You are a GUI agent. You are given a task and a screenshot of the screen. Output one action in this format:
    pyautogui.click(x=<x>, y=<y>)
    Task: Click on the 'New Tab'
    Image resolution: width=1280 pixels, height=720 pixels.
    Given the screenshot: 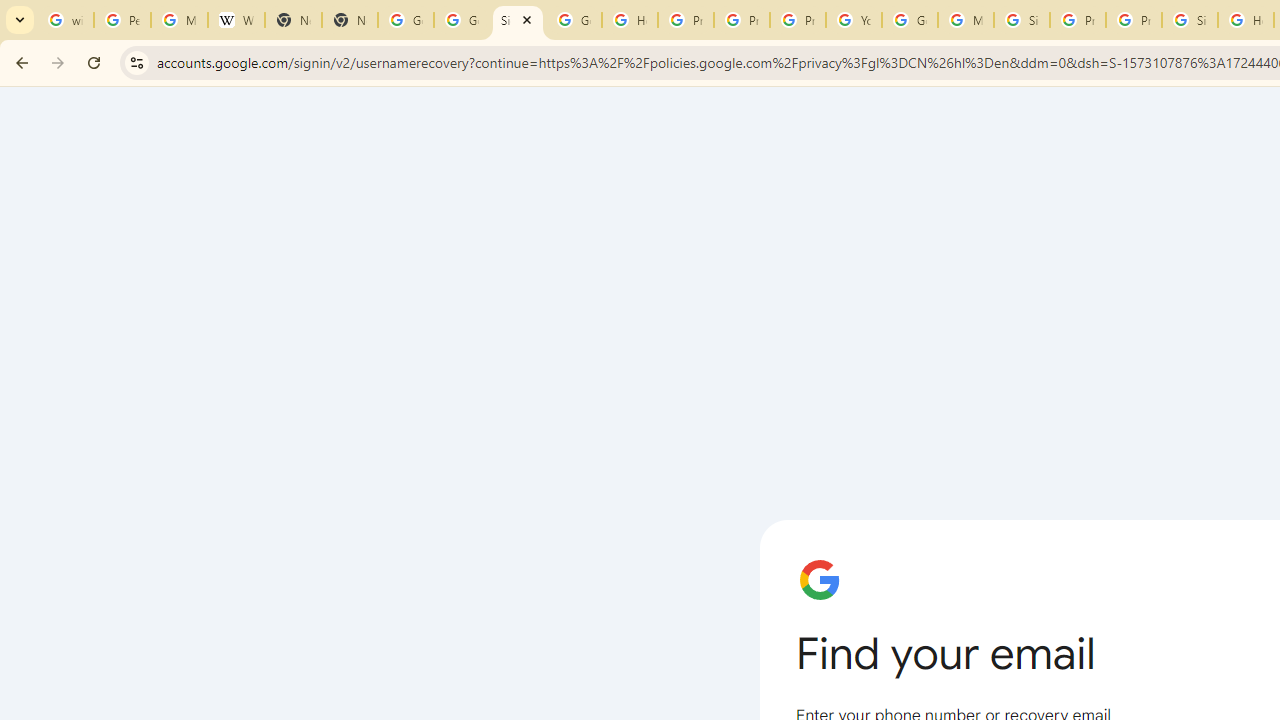 What is the action you would take?
    pyautogui.click(x=350, y=20)
    